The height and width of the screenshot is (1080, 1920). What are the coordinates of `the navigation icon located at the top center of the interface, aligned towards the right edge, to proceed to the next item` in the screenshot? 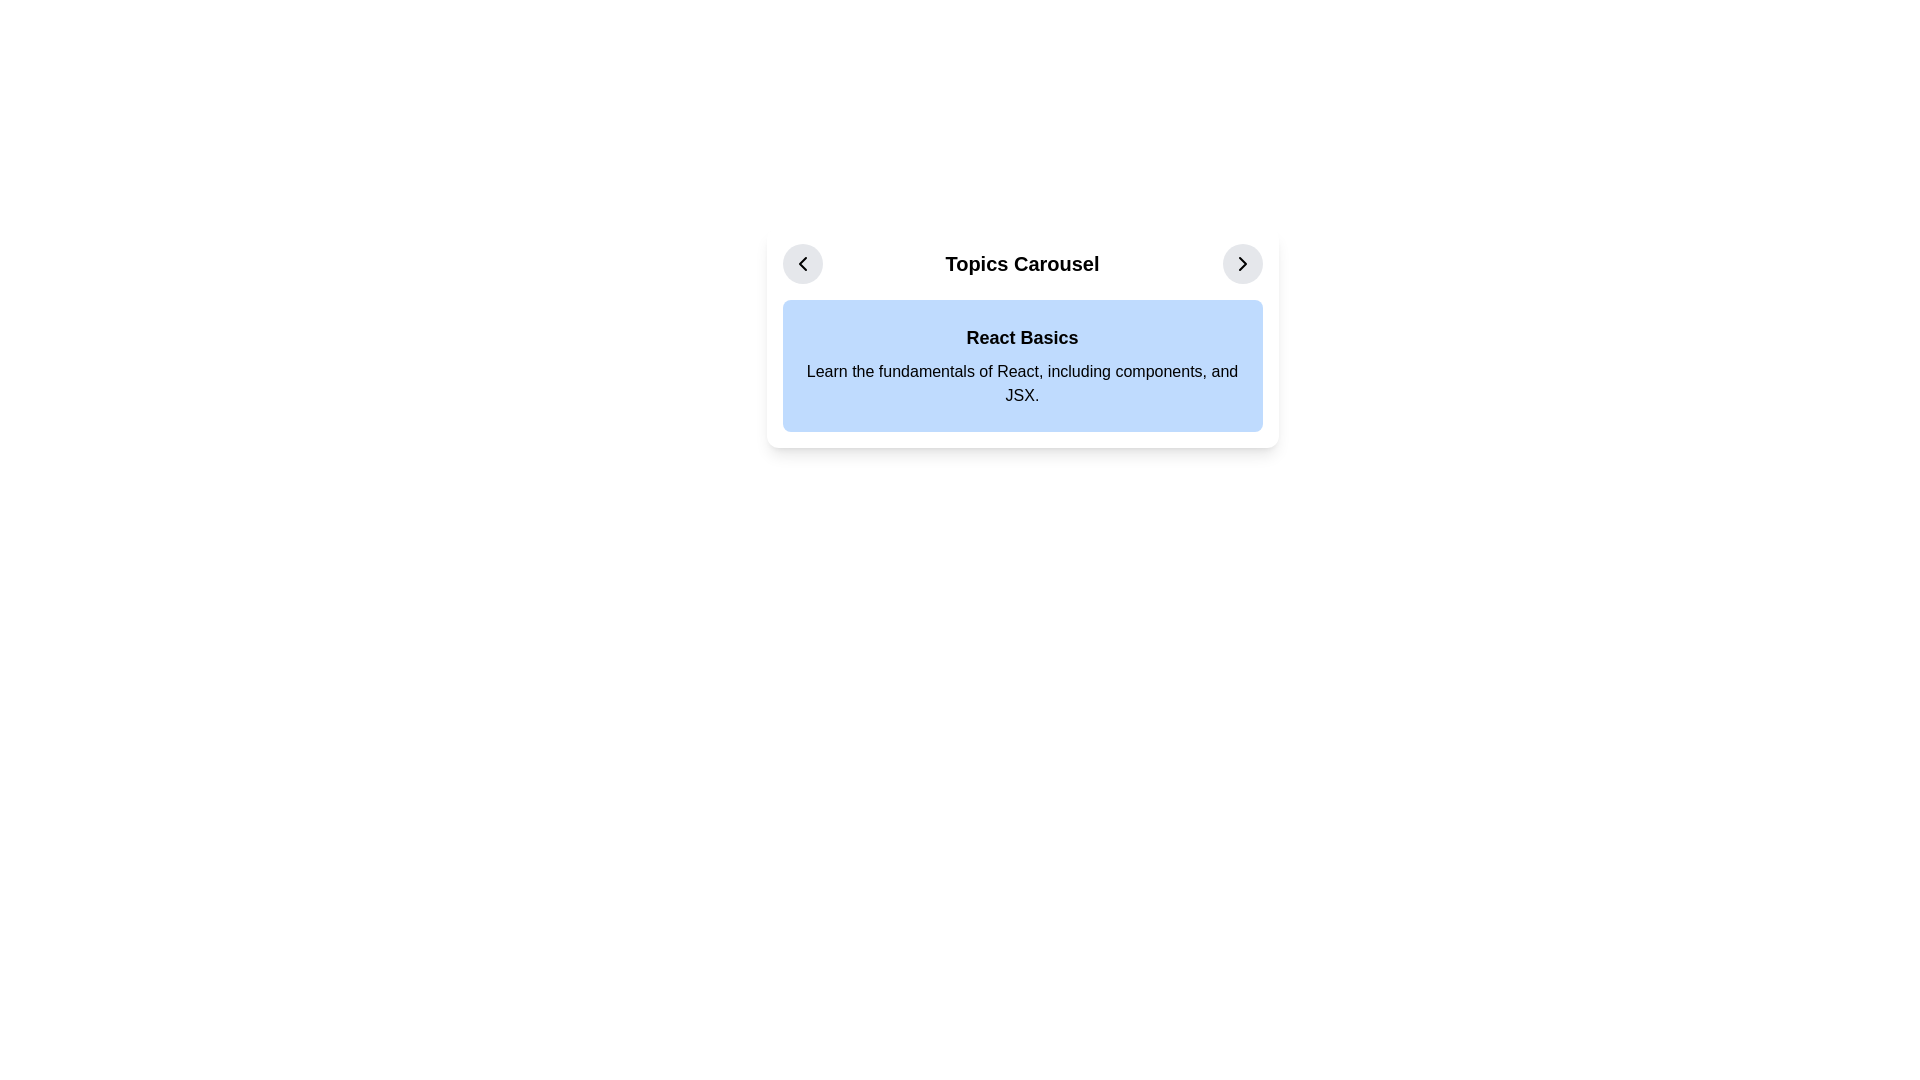 It's located at (1241, 262).